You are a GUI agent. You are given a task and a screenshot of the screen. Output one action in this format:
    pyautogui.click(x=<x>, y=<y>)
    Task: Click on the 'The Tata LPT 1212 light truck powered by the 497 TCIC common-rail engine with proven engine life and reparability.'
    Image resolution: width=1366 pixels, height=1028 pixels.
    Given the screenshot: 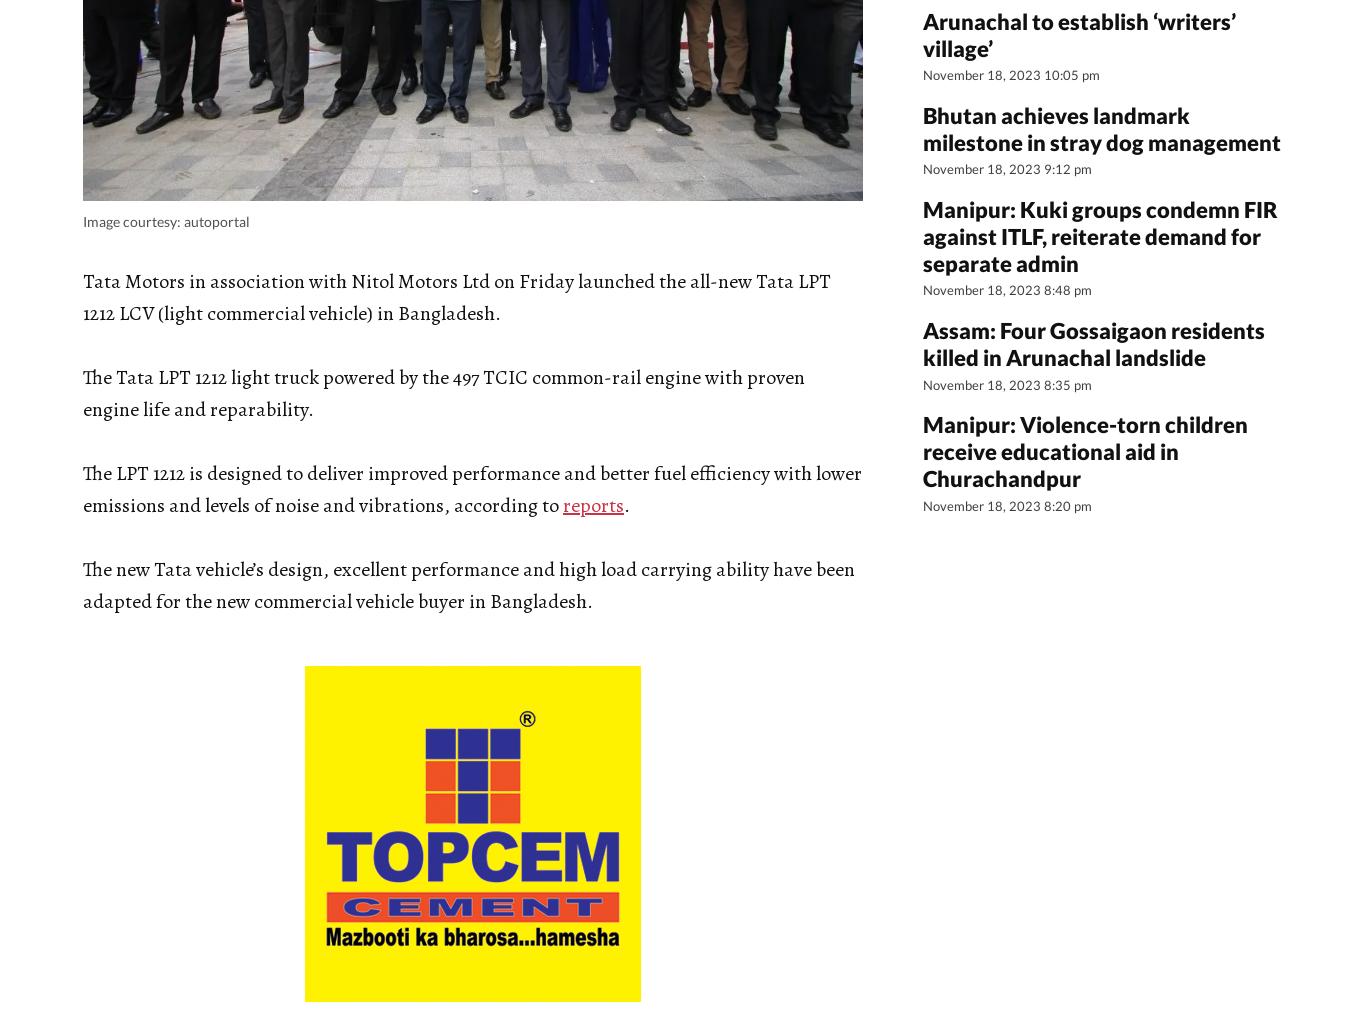 What is the action you would take?
    pyautogui.click(x=442, y=392)
    